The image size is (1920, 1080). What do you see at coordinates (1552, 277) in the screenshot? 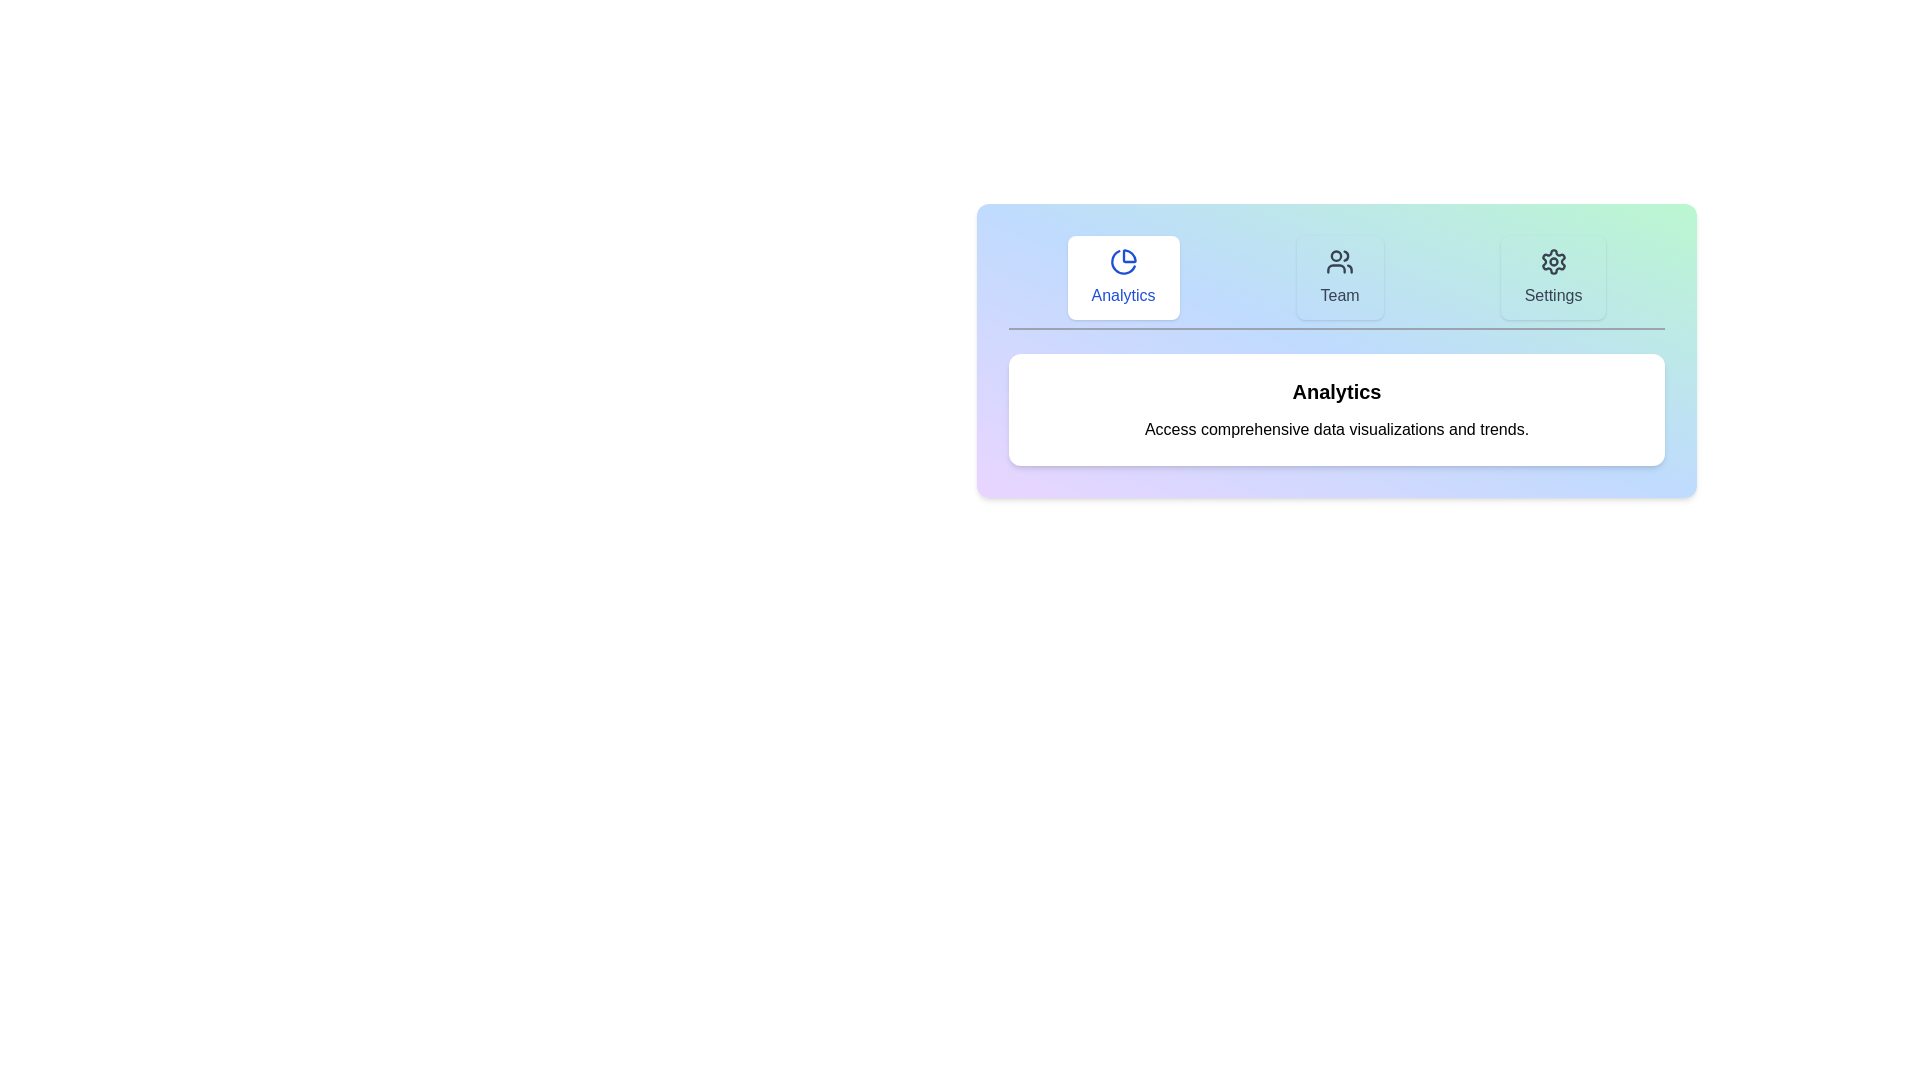
I see `the Settings tab to display its content` at bounding box center [1552, 277].